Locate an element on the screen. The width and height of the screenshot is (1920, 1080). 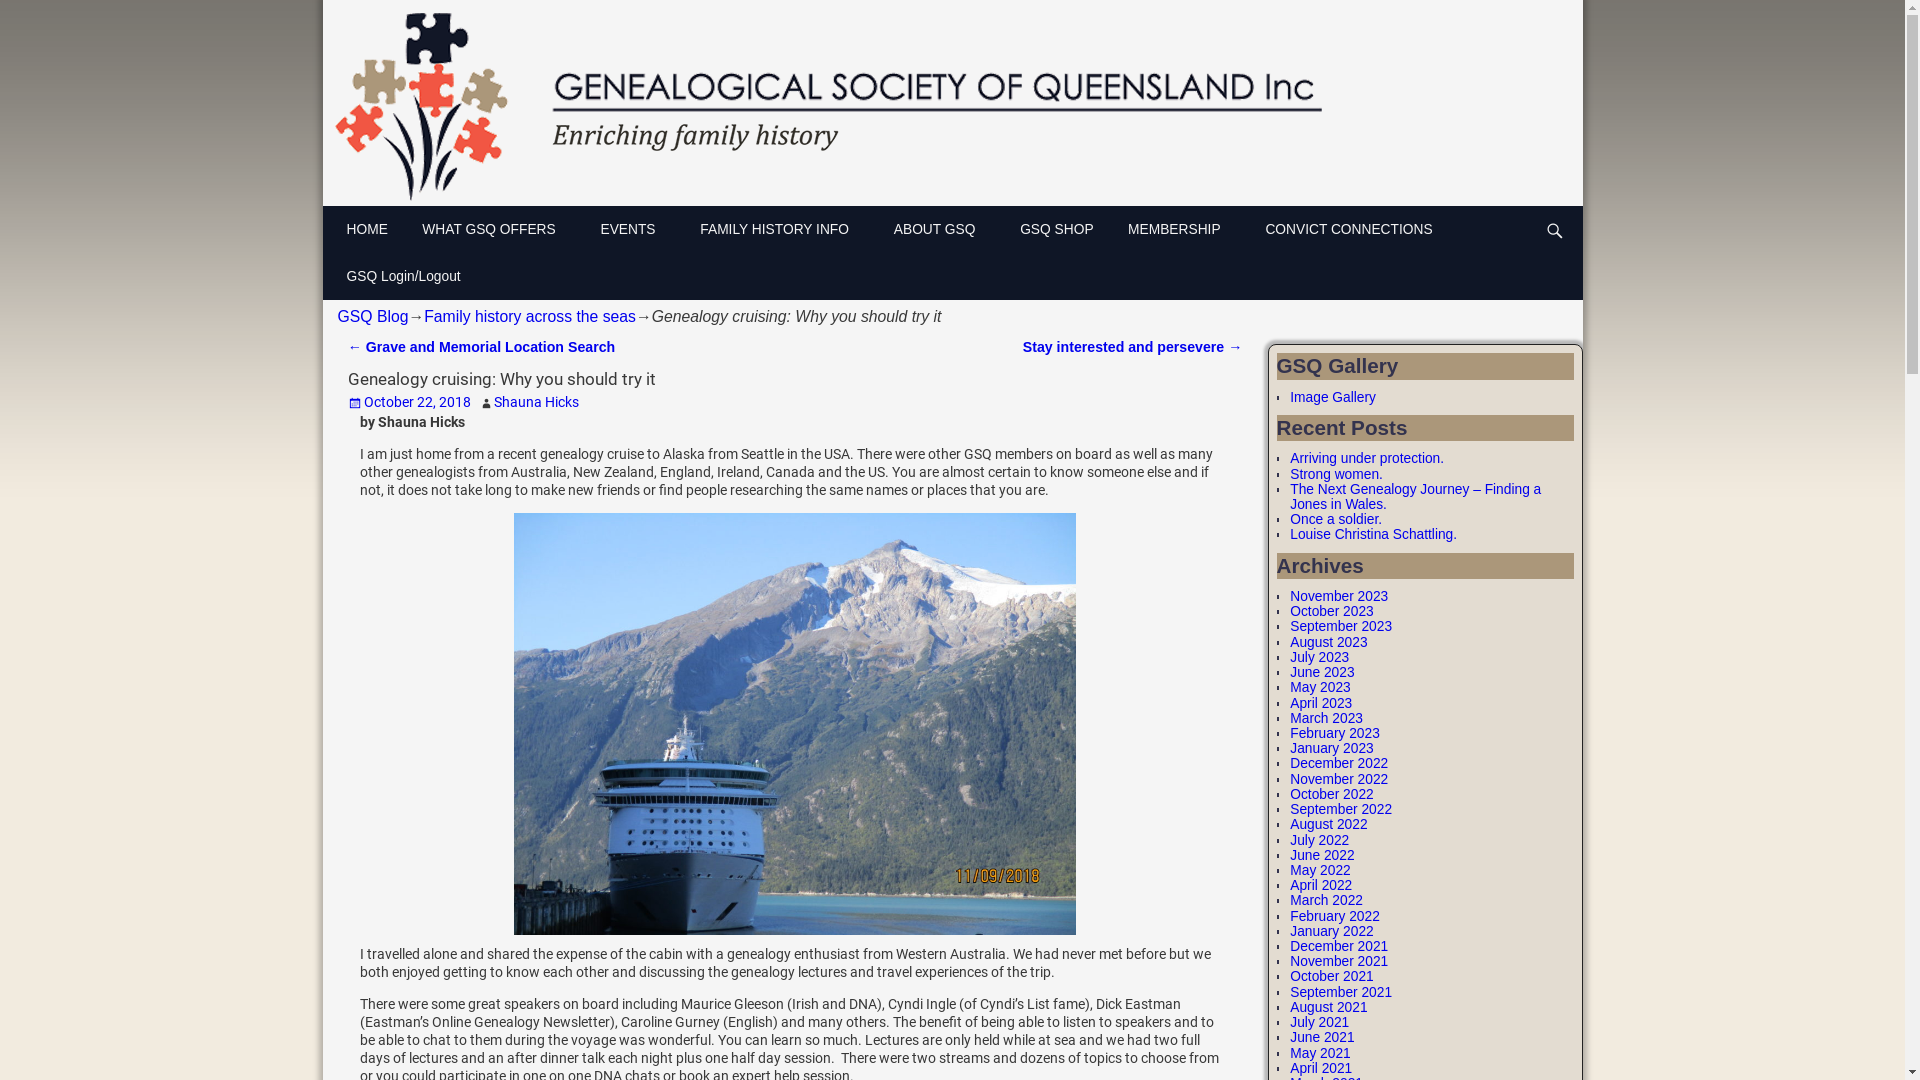
'December 2021' is located at coordinates (1339, 945).